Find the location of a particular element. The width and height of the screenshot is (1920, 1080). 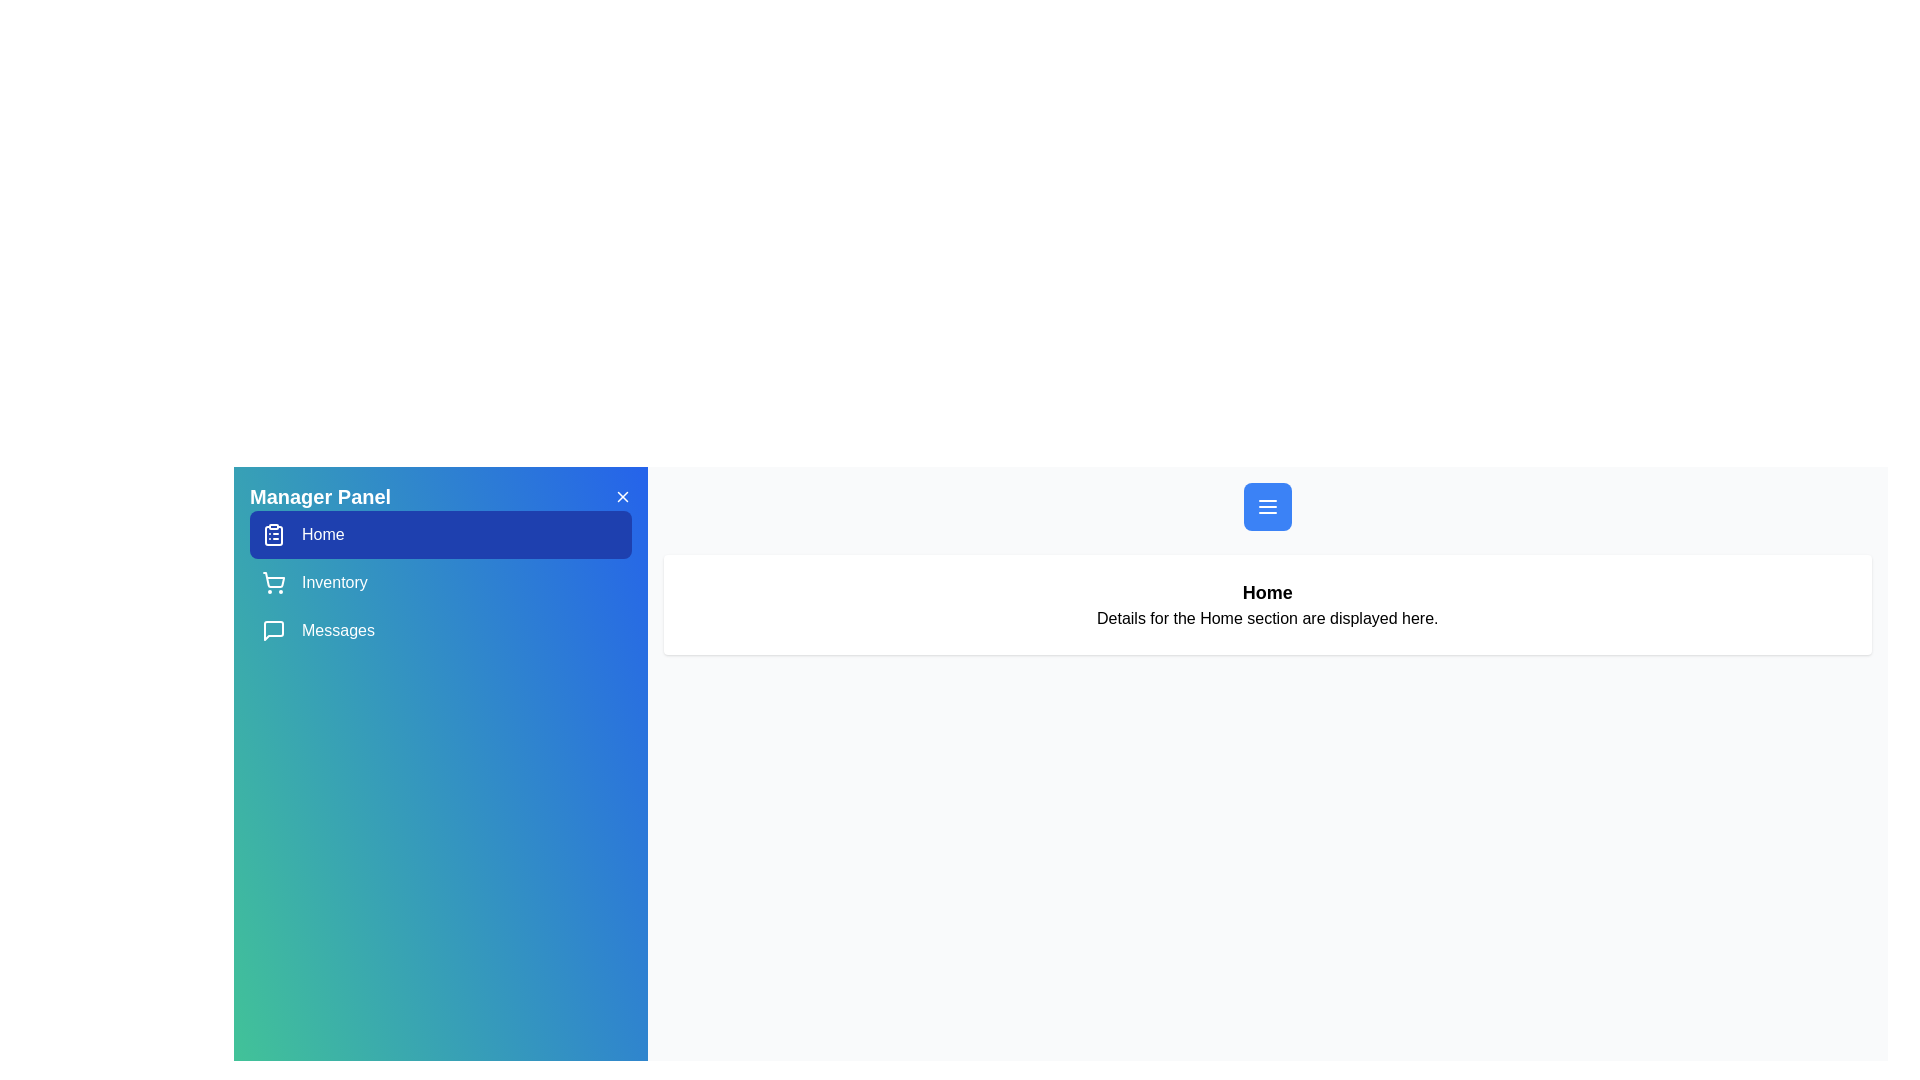

the menu item corresponding to Inventory is located at coordinates (439, 582).